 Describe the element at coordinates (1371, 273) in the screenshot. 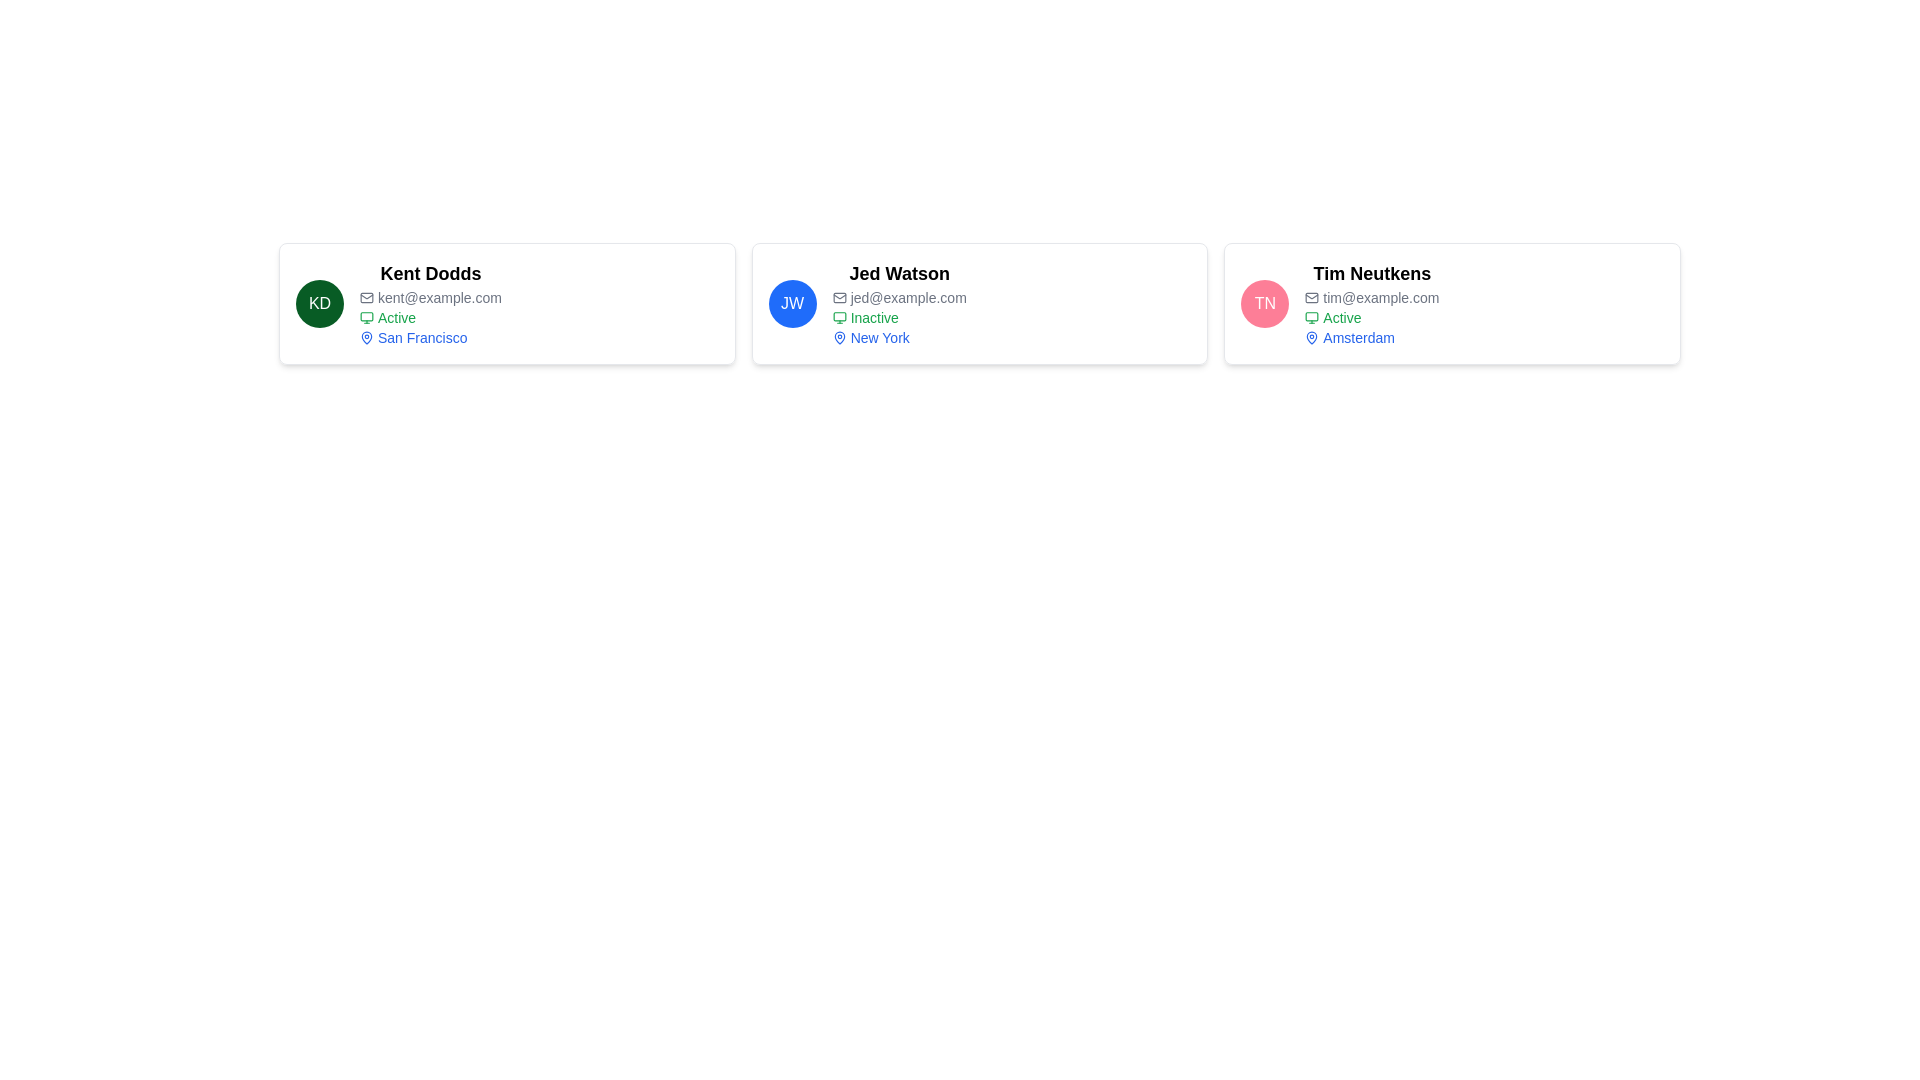

I see `the Text Label displaying 'Tim Neutkens', which is positioned at the top of the card on the far right in a horizontal set of three cards` at that location.